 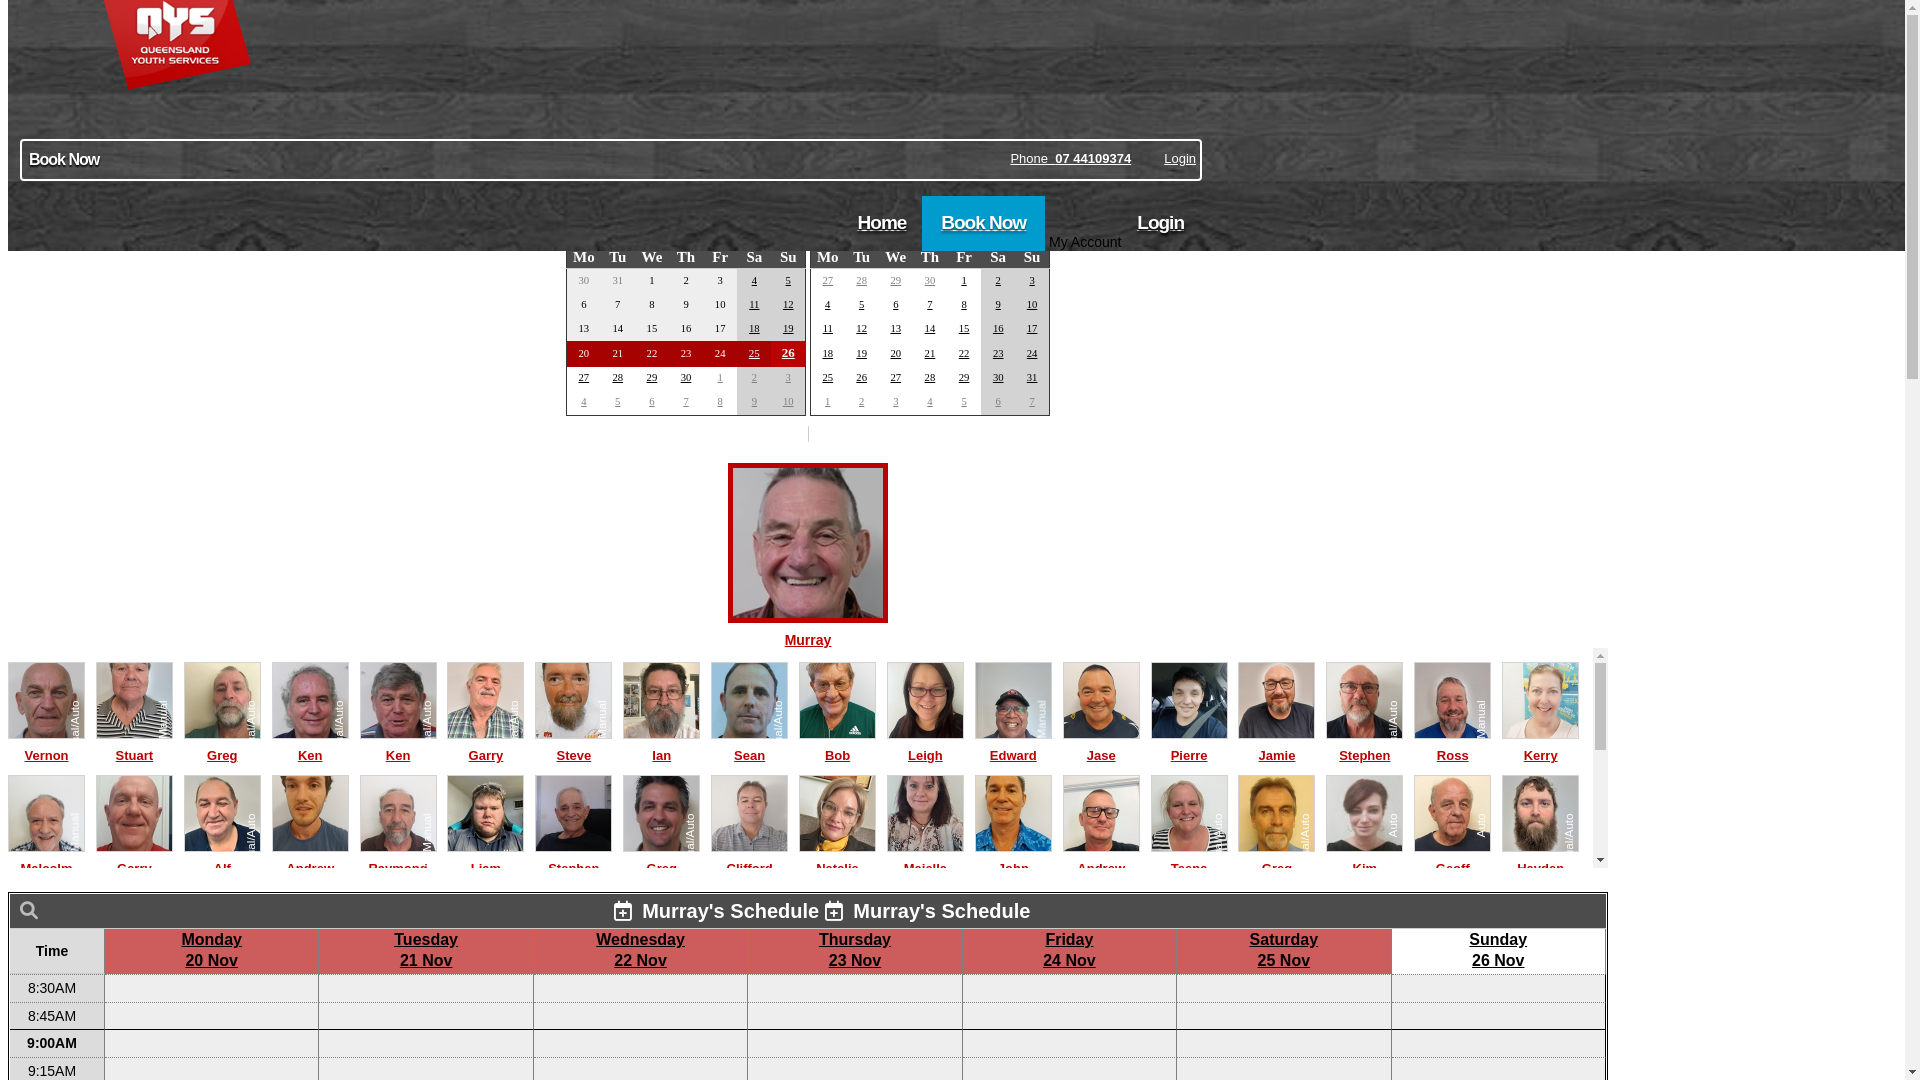 What do you see at coordinates (1100, 745) in the screenshot?
I see `'Jase'` at bounding box center [1100, 745].